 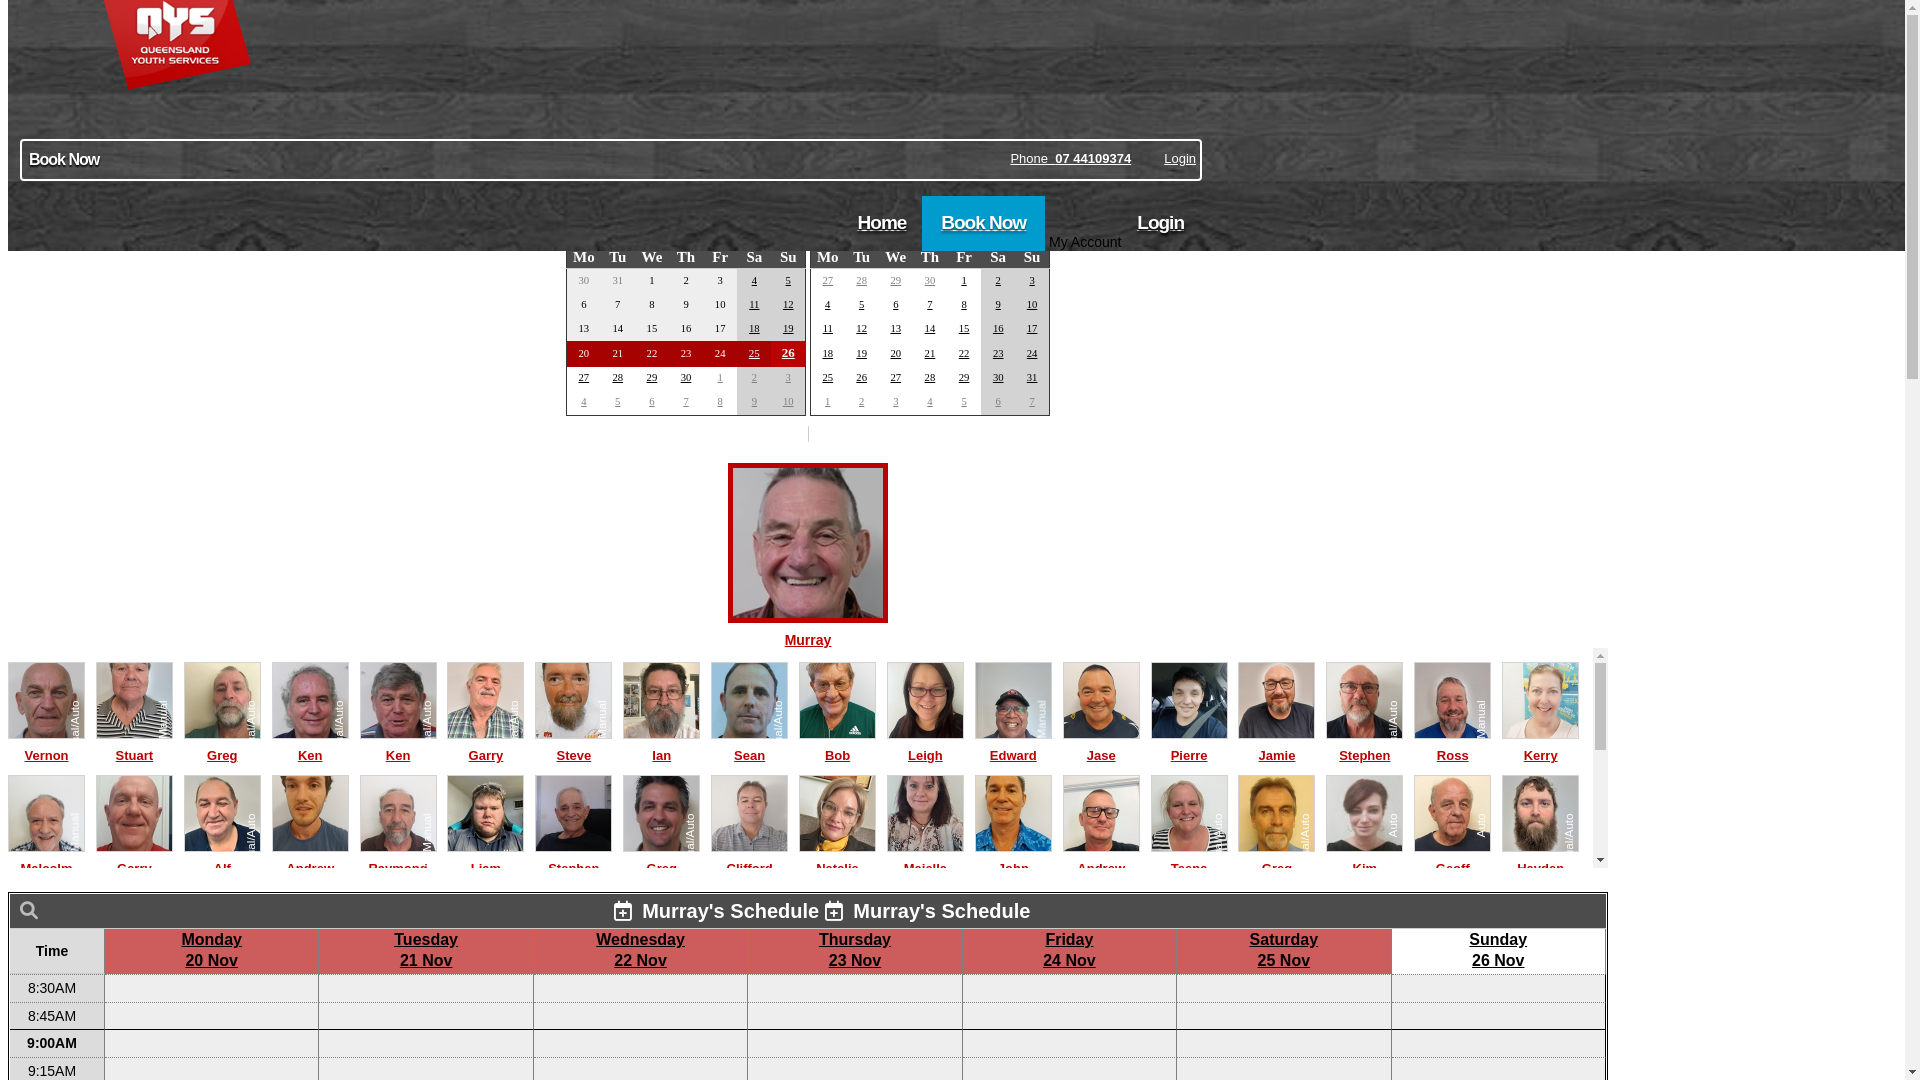 What do you see at coordinates (1100, 745) in the screenshot?
I see `'Jase'` at bounding box center [1100, 745].